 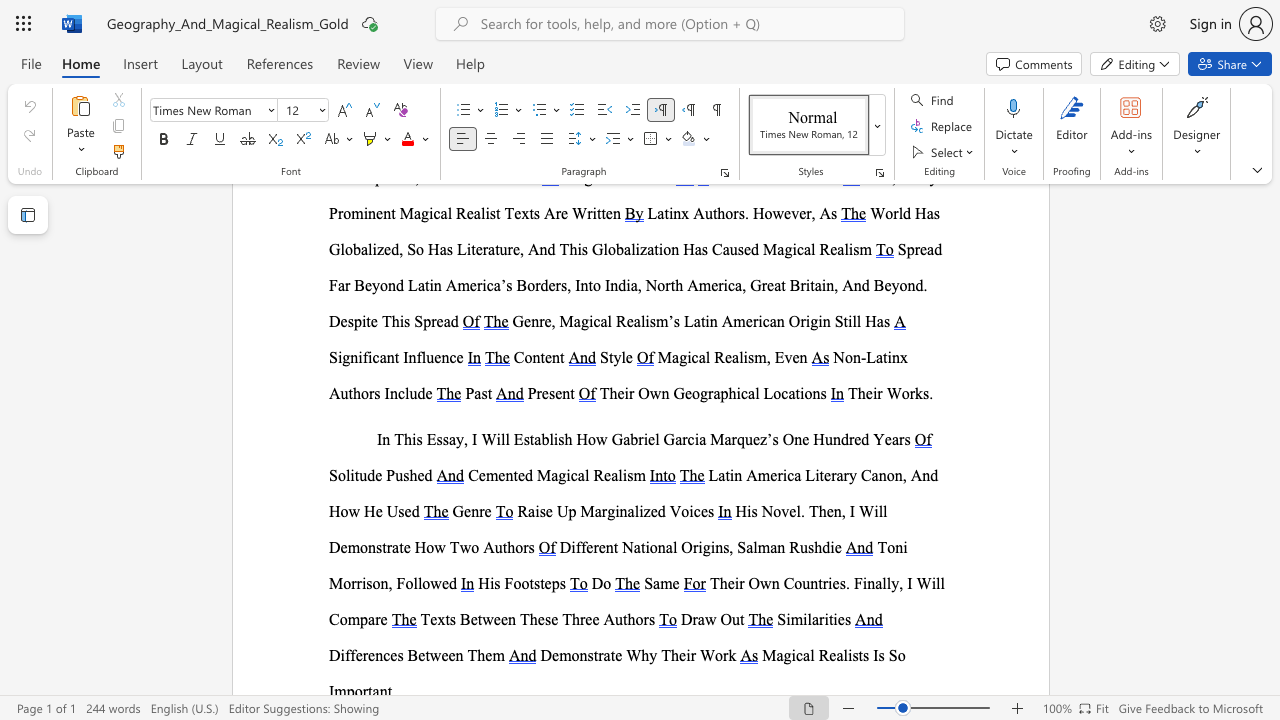 I want to click on the subset text "lar" within the text "Similarities", so click(x=807, y=618).